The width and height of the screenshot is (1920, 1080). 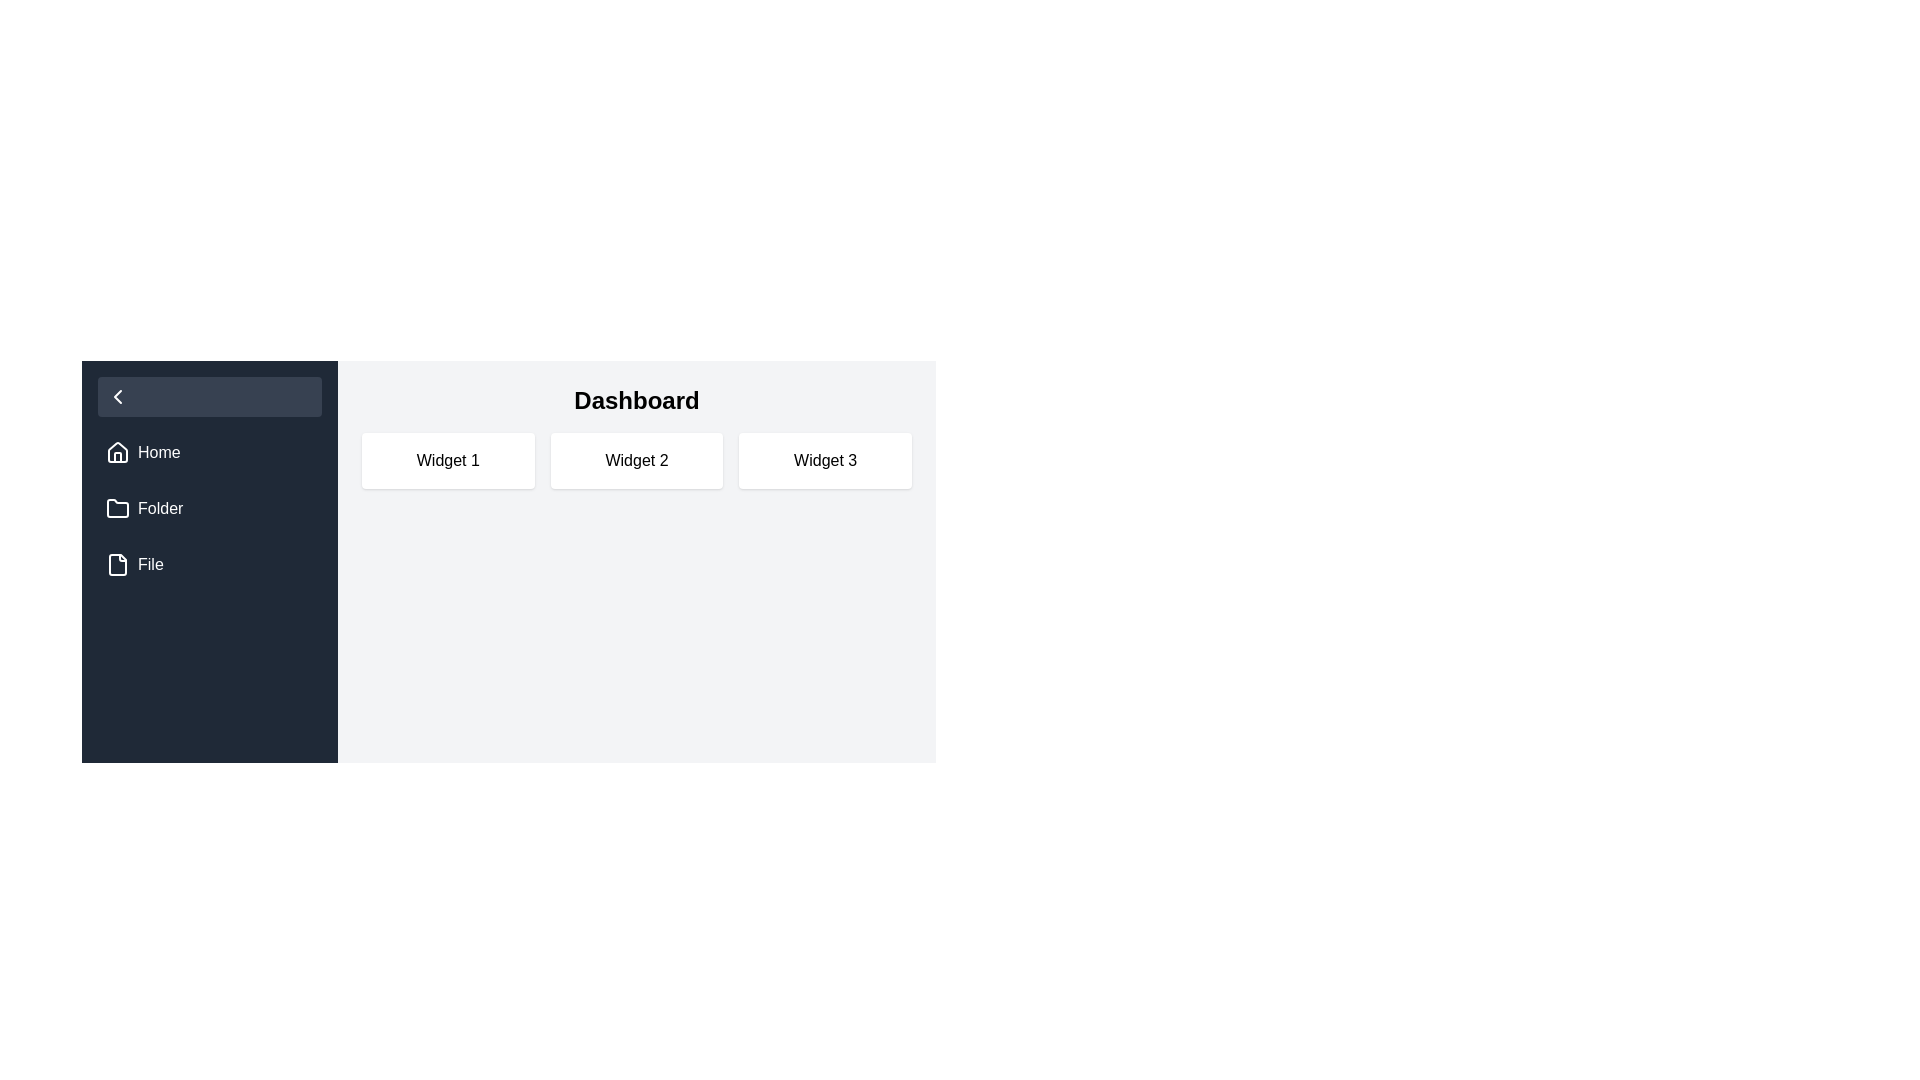 What do you see at coordinates (117, 451) in the screenshot?
I see `the 'Home' navigation icon located in the side navigation panel, which is the first icon in the vertical list, positioned next to the 'Home' text label` at bounding box center [117, 451].